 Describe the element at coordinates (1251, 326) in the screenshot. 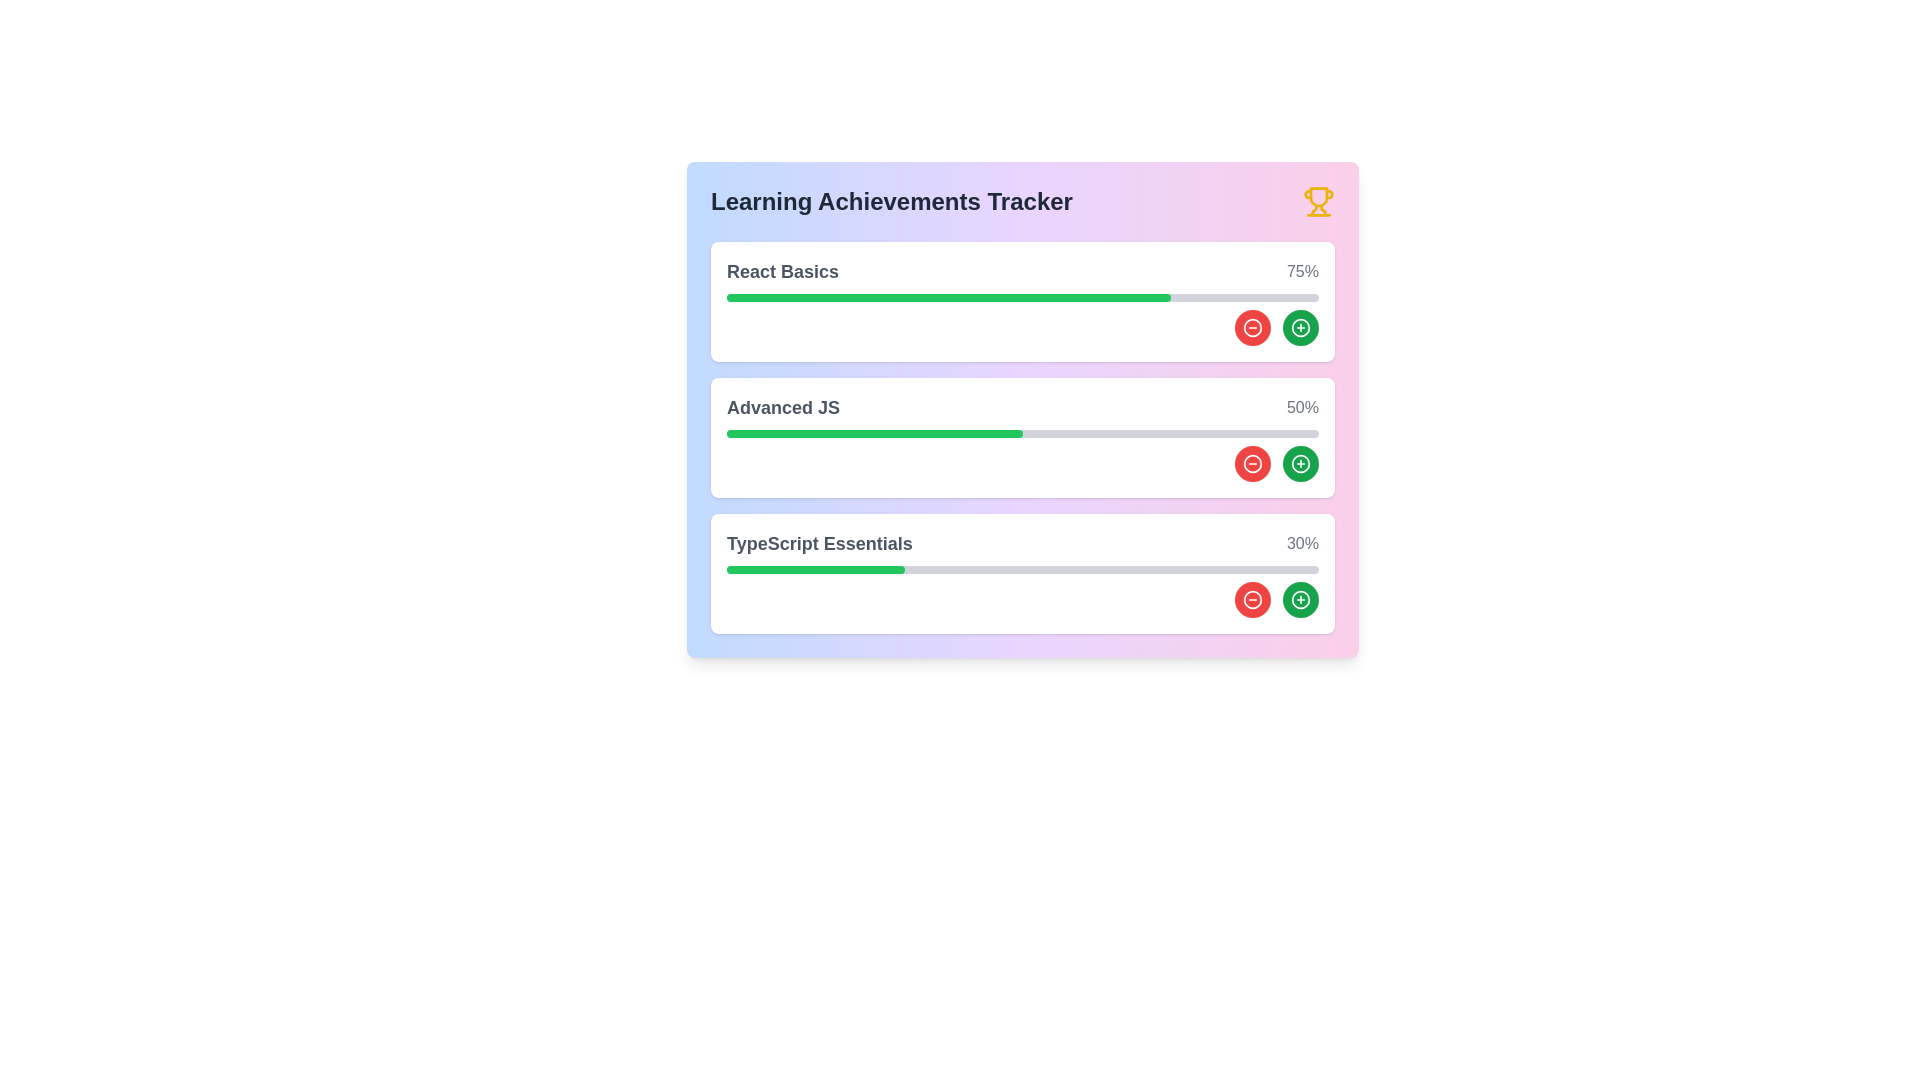

I see `the leftmost circular button at the right end of the 'React Basics' progress bar` at that location.